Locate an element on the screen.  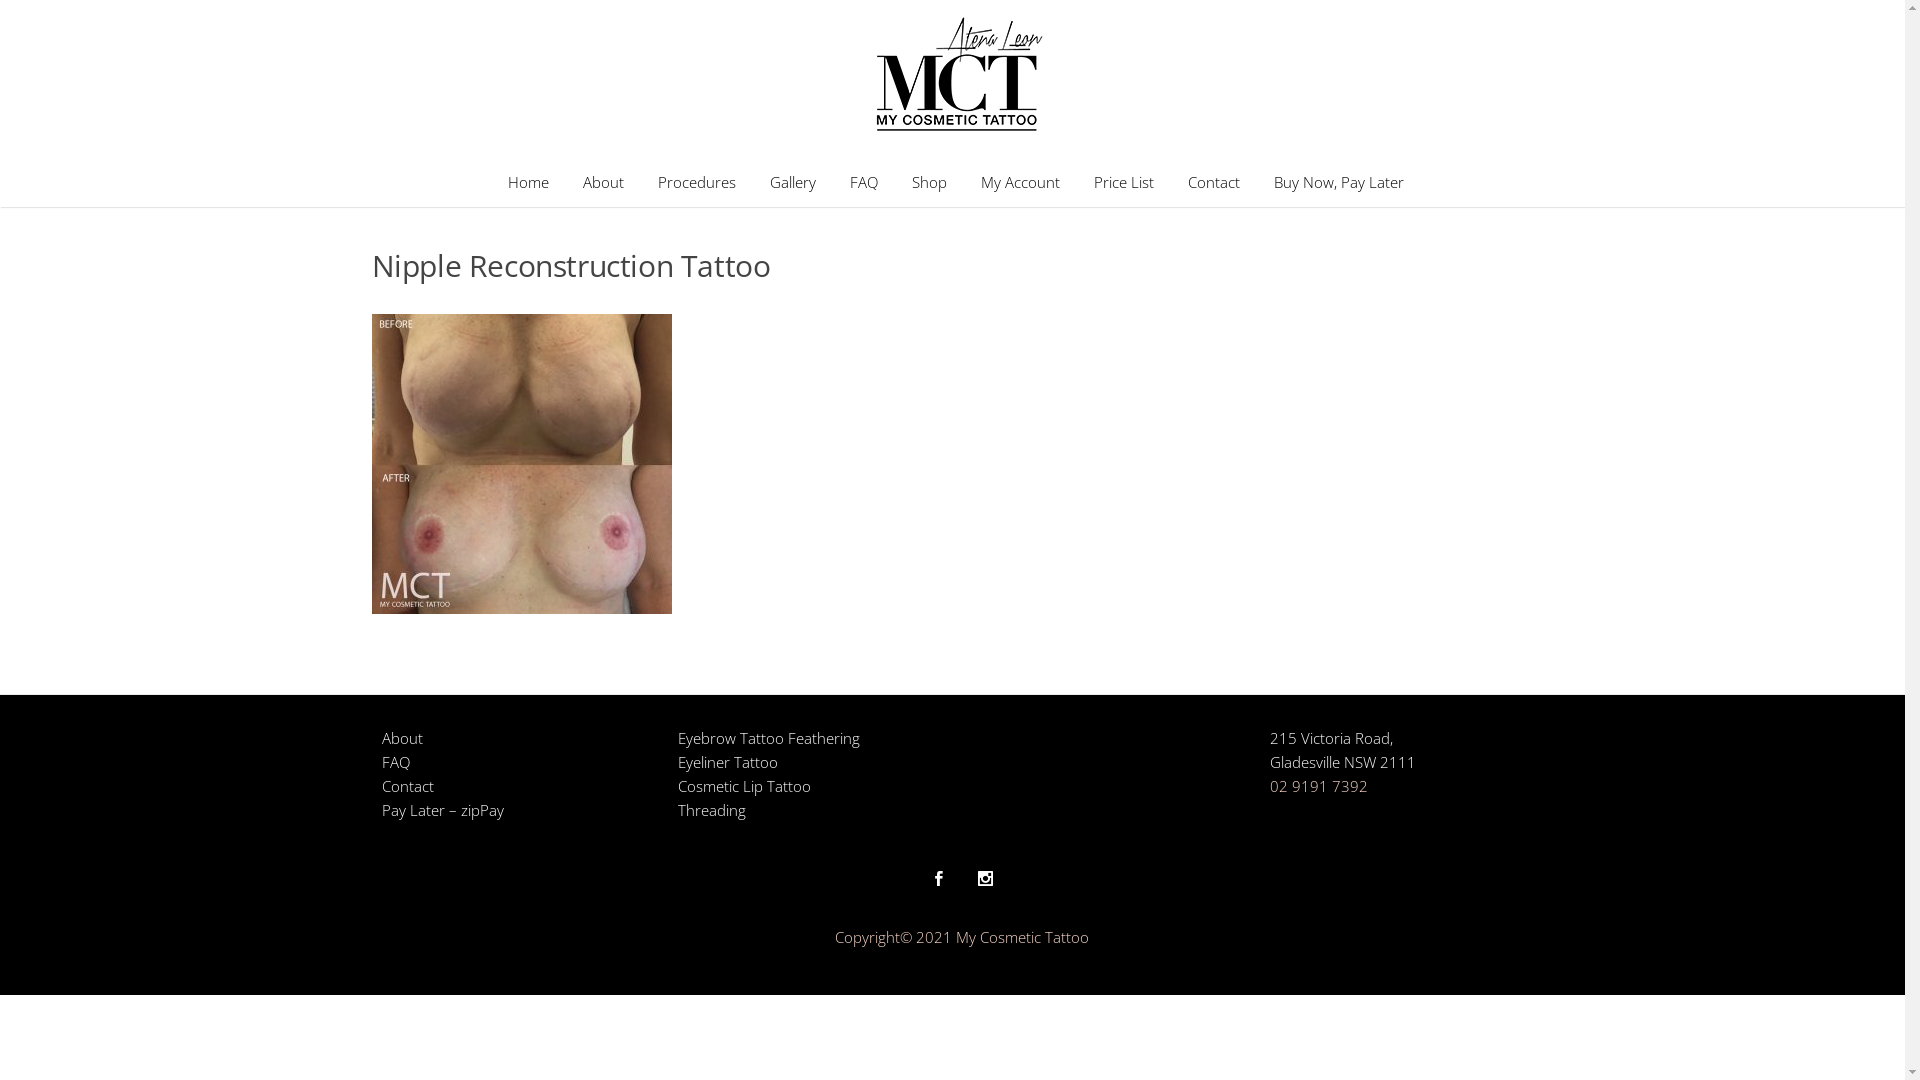
'Eyebrow Tattoo Feathering' is located at coordinates (767, 737).